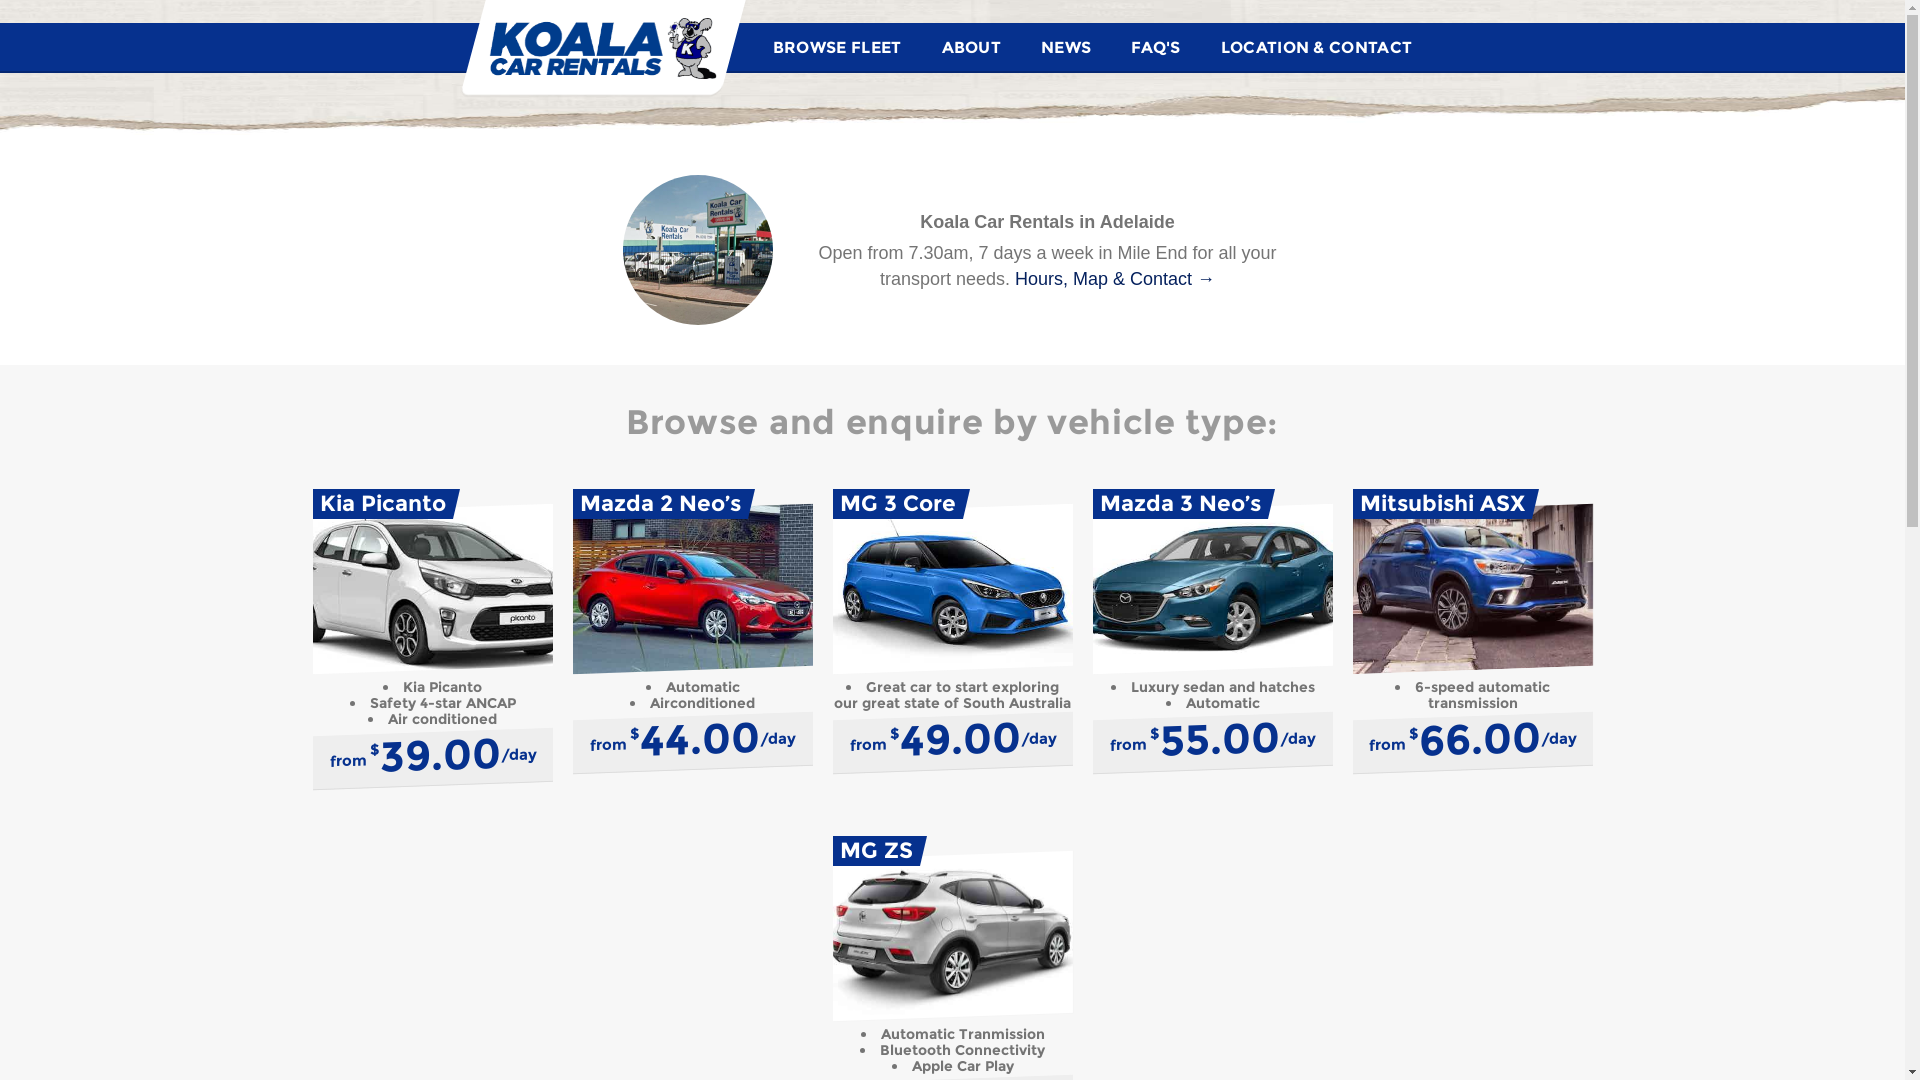 The width and height of the screenshot is (1920, 1080). Describe the element at coordinates (1156, 45) in the screenshot. I see `'FAQ'S'` at that location.